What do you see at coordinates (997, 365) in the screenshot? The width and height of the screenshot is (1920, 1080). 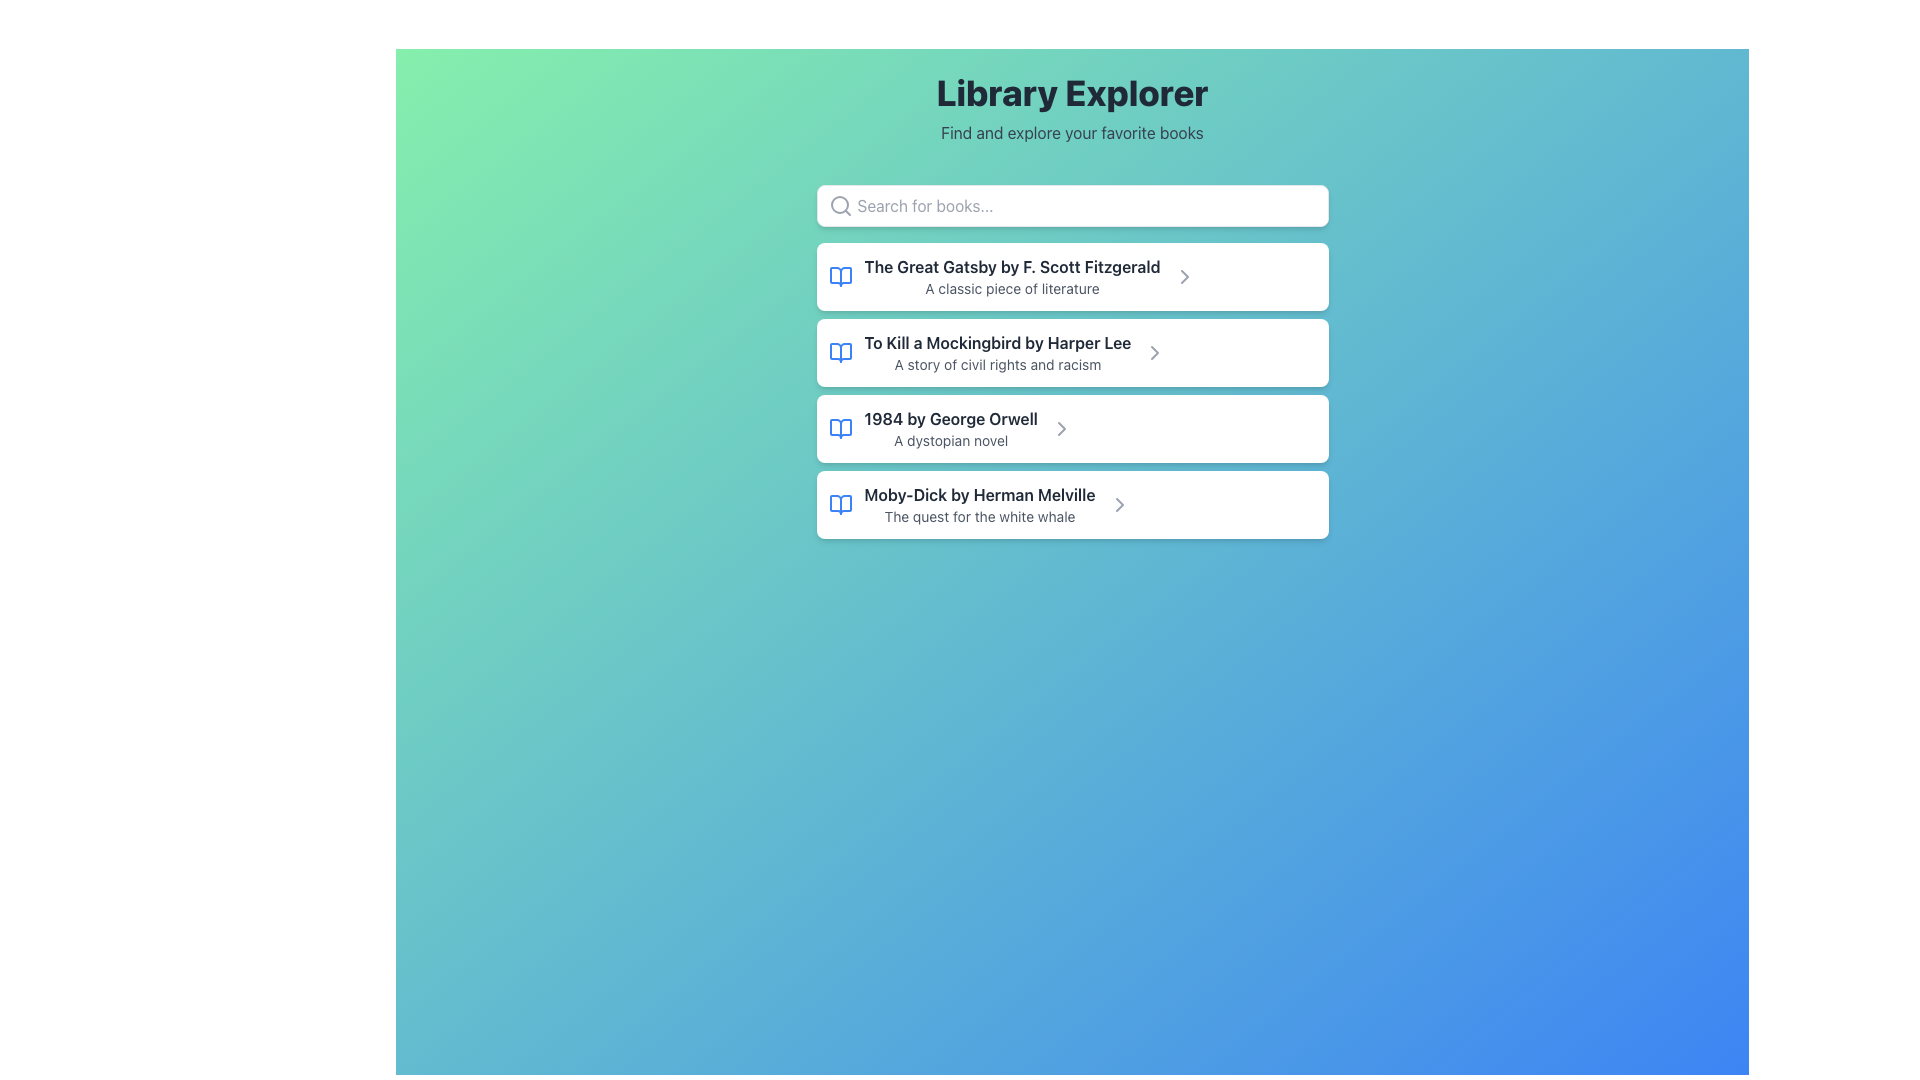 I see `description text that says 'A story of civil rights and racism', which is displayed in a smaller font size and muted gray color, located below the title 'To Kill a Mockingbird by Harper Lee' in the second card-like layout` at bounding box center [997, 365].